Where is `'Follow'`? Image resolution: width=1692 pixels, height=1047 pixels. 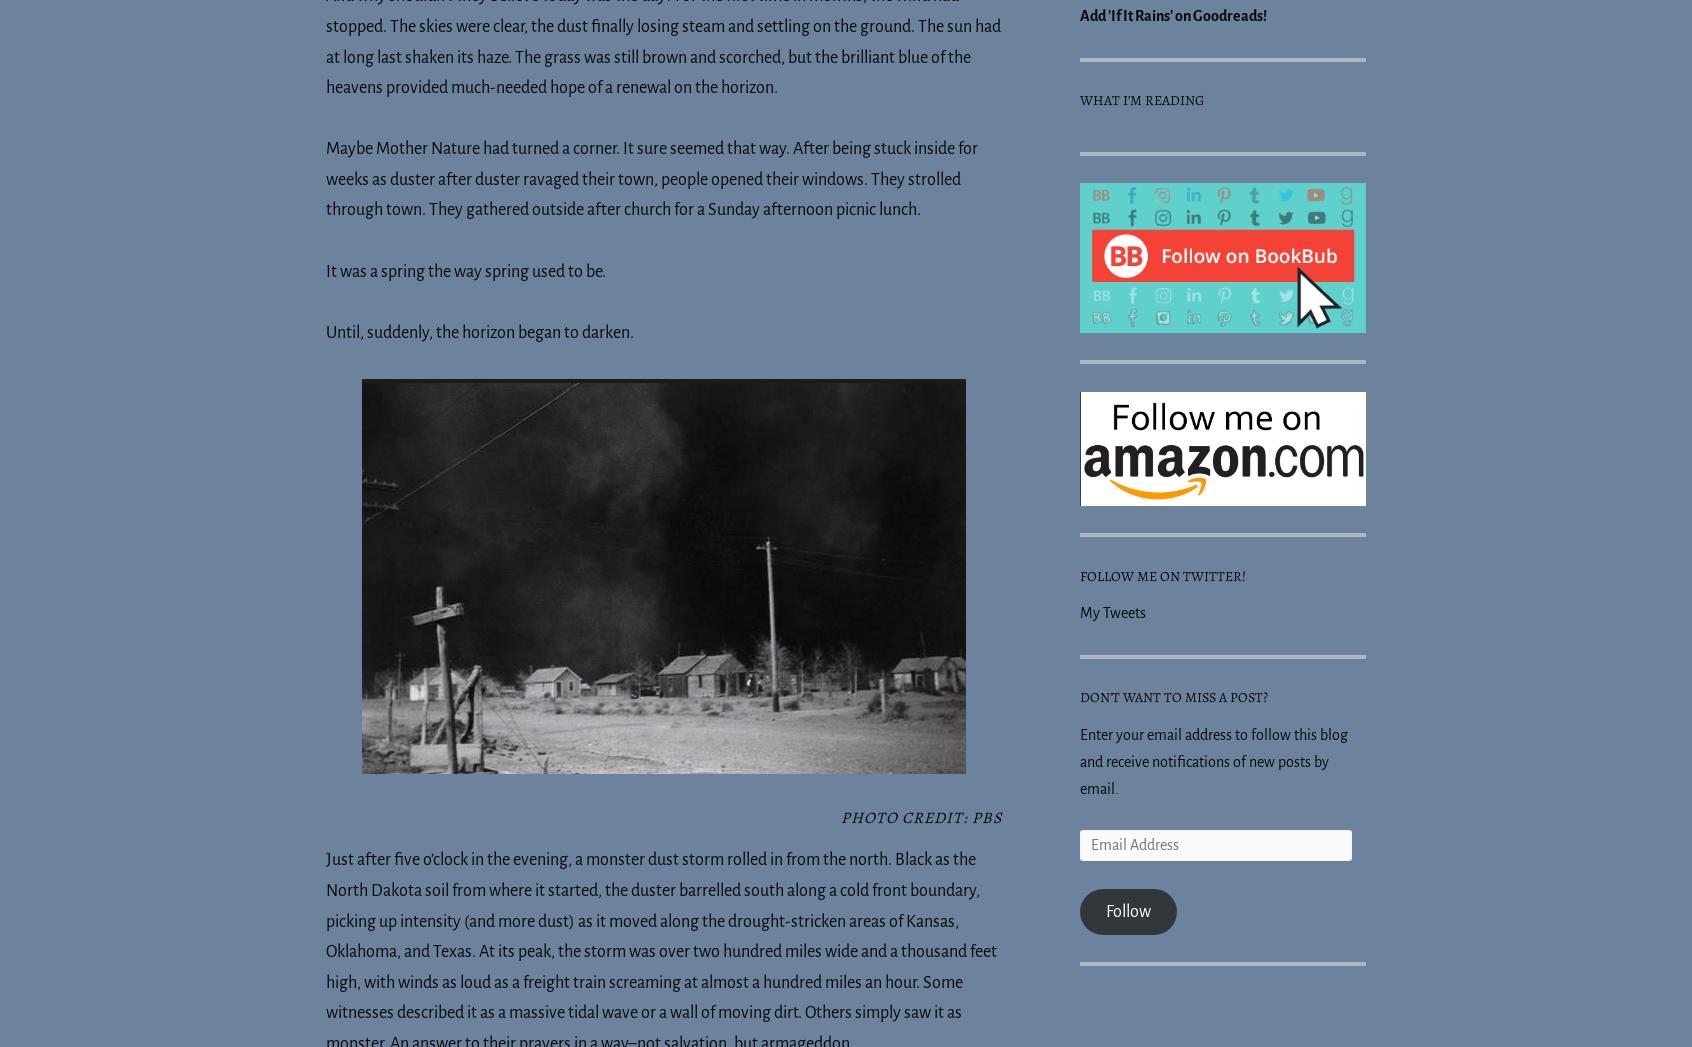
'Follow' is located at coordinates (1127, 910).